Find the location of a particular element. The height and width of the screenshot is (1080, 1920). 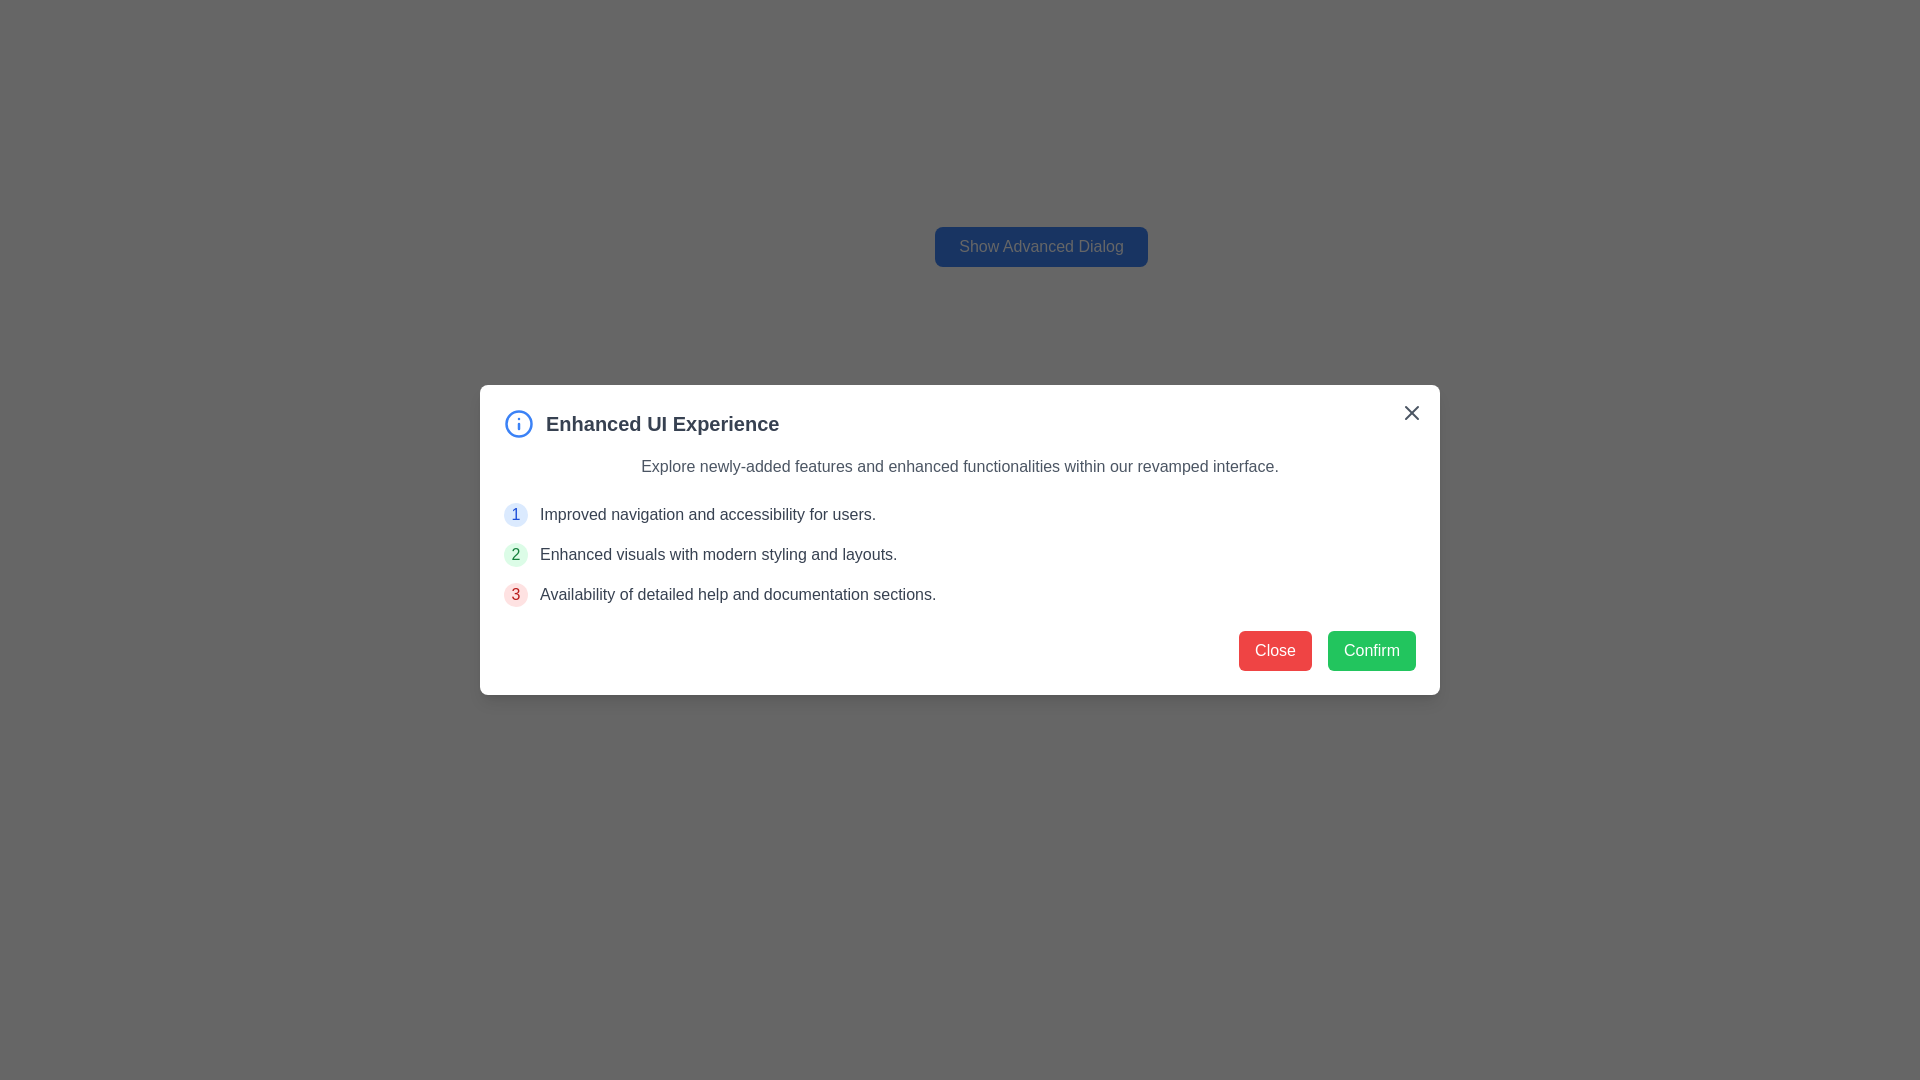

the text label displaying 'Availability of detailed help and documentation sections.' in the dialog box titled 'Enhanced UI Experience', which is the third item in the list is located at coordinates (737, 593).